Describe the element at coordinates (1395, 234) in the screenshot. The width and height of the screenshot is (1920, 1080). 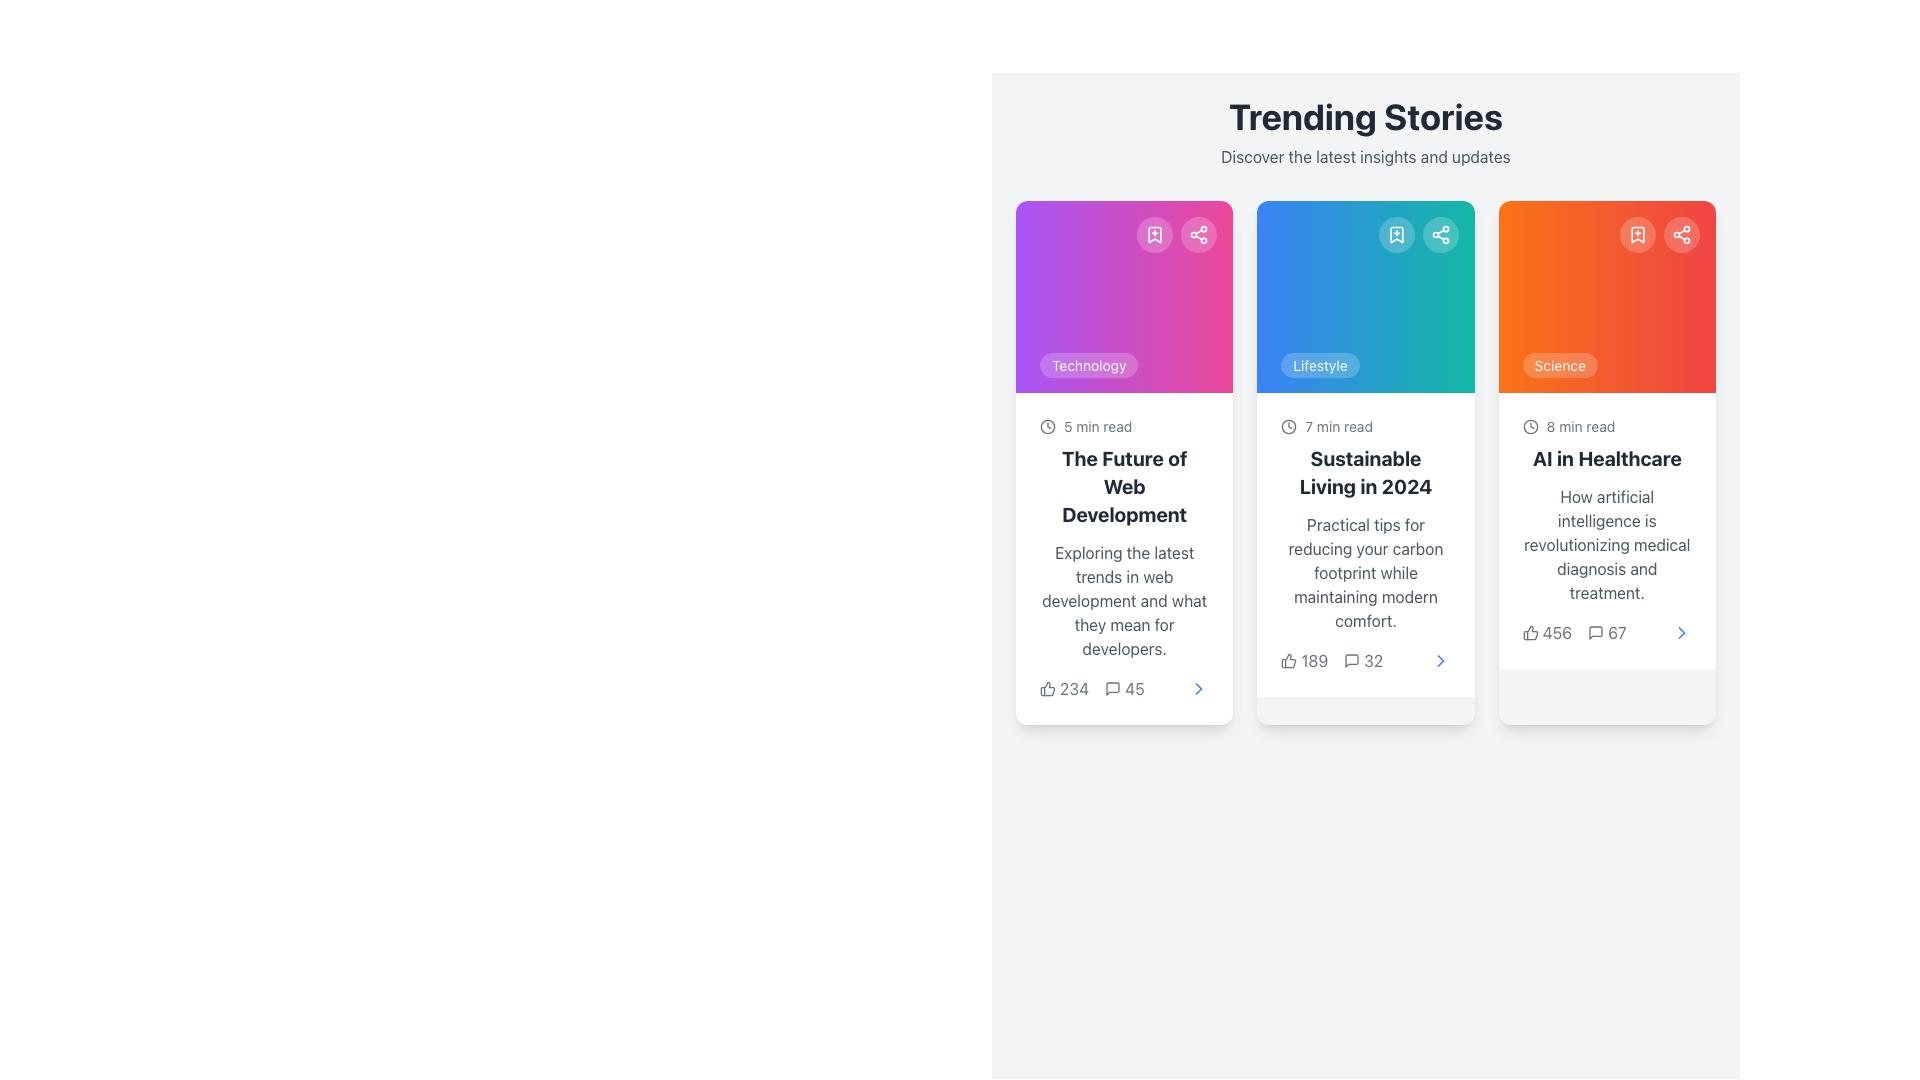
I see `the distinctive bookmark icon located in the top-right corner of the 'Lifestyle' card` at that location.